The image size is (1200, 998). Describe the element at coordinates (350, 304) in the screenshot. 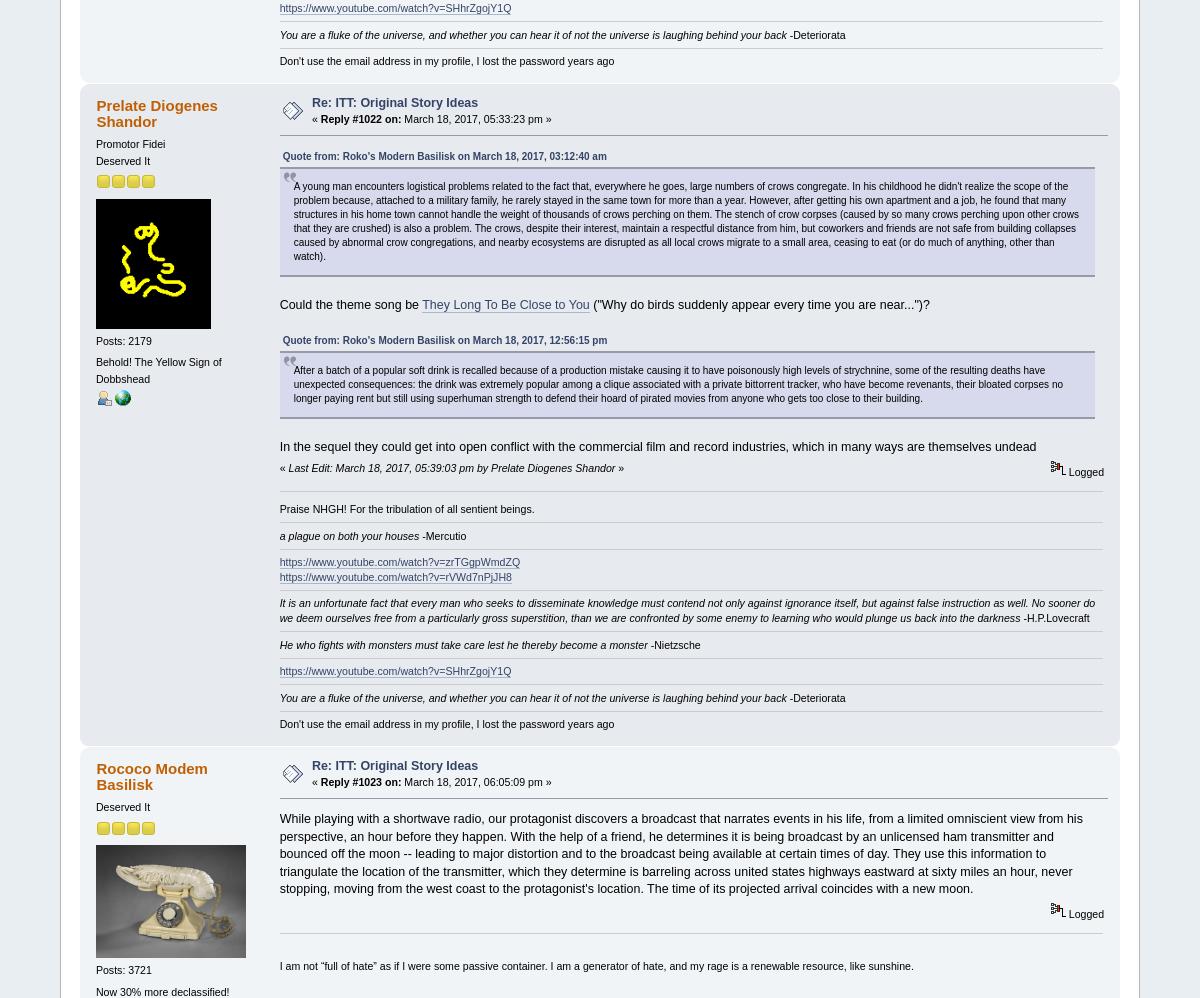

I see `'Could the theme song be'` at that location.